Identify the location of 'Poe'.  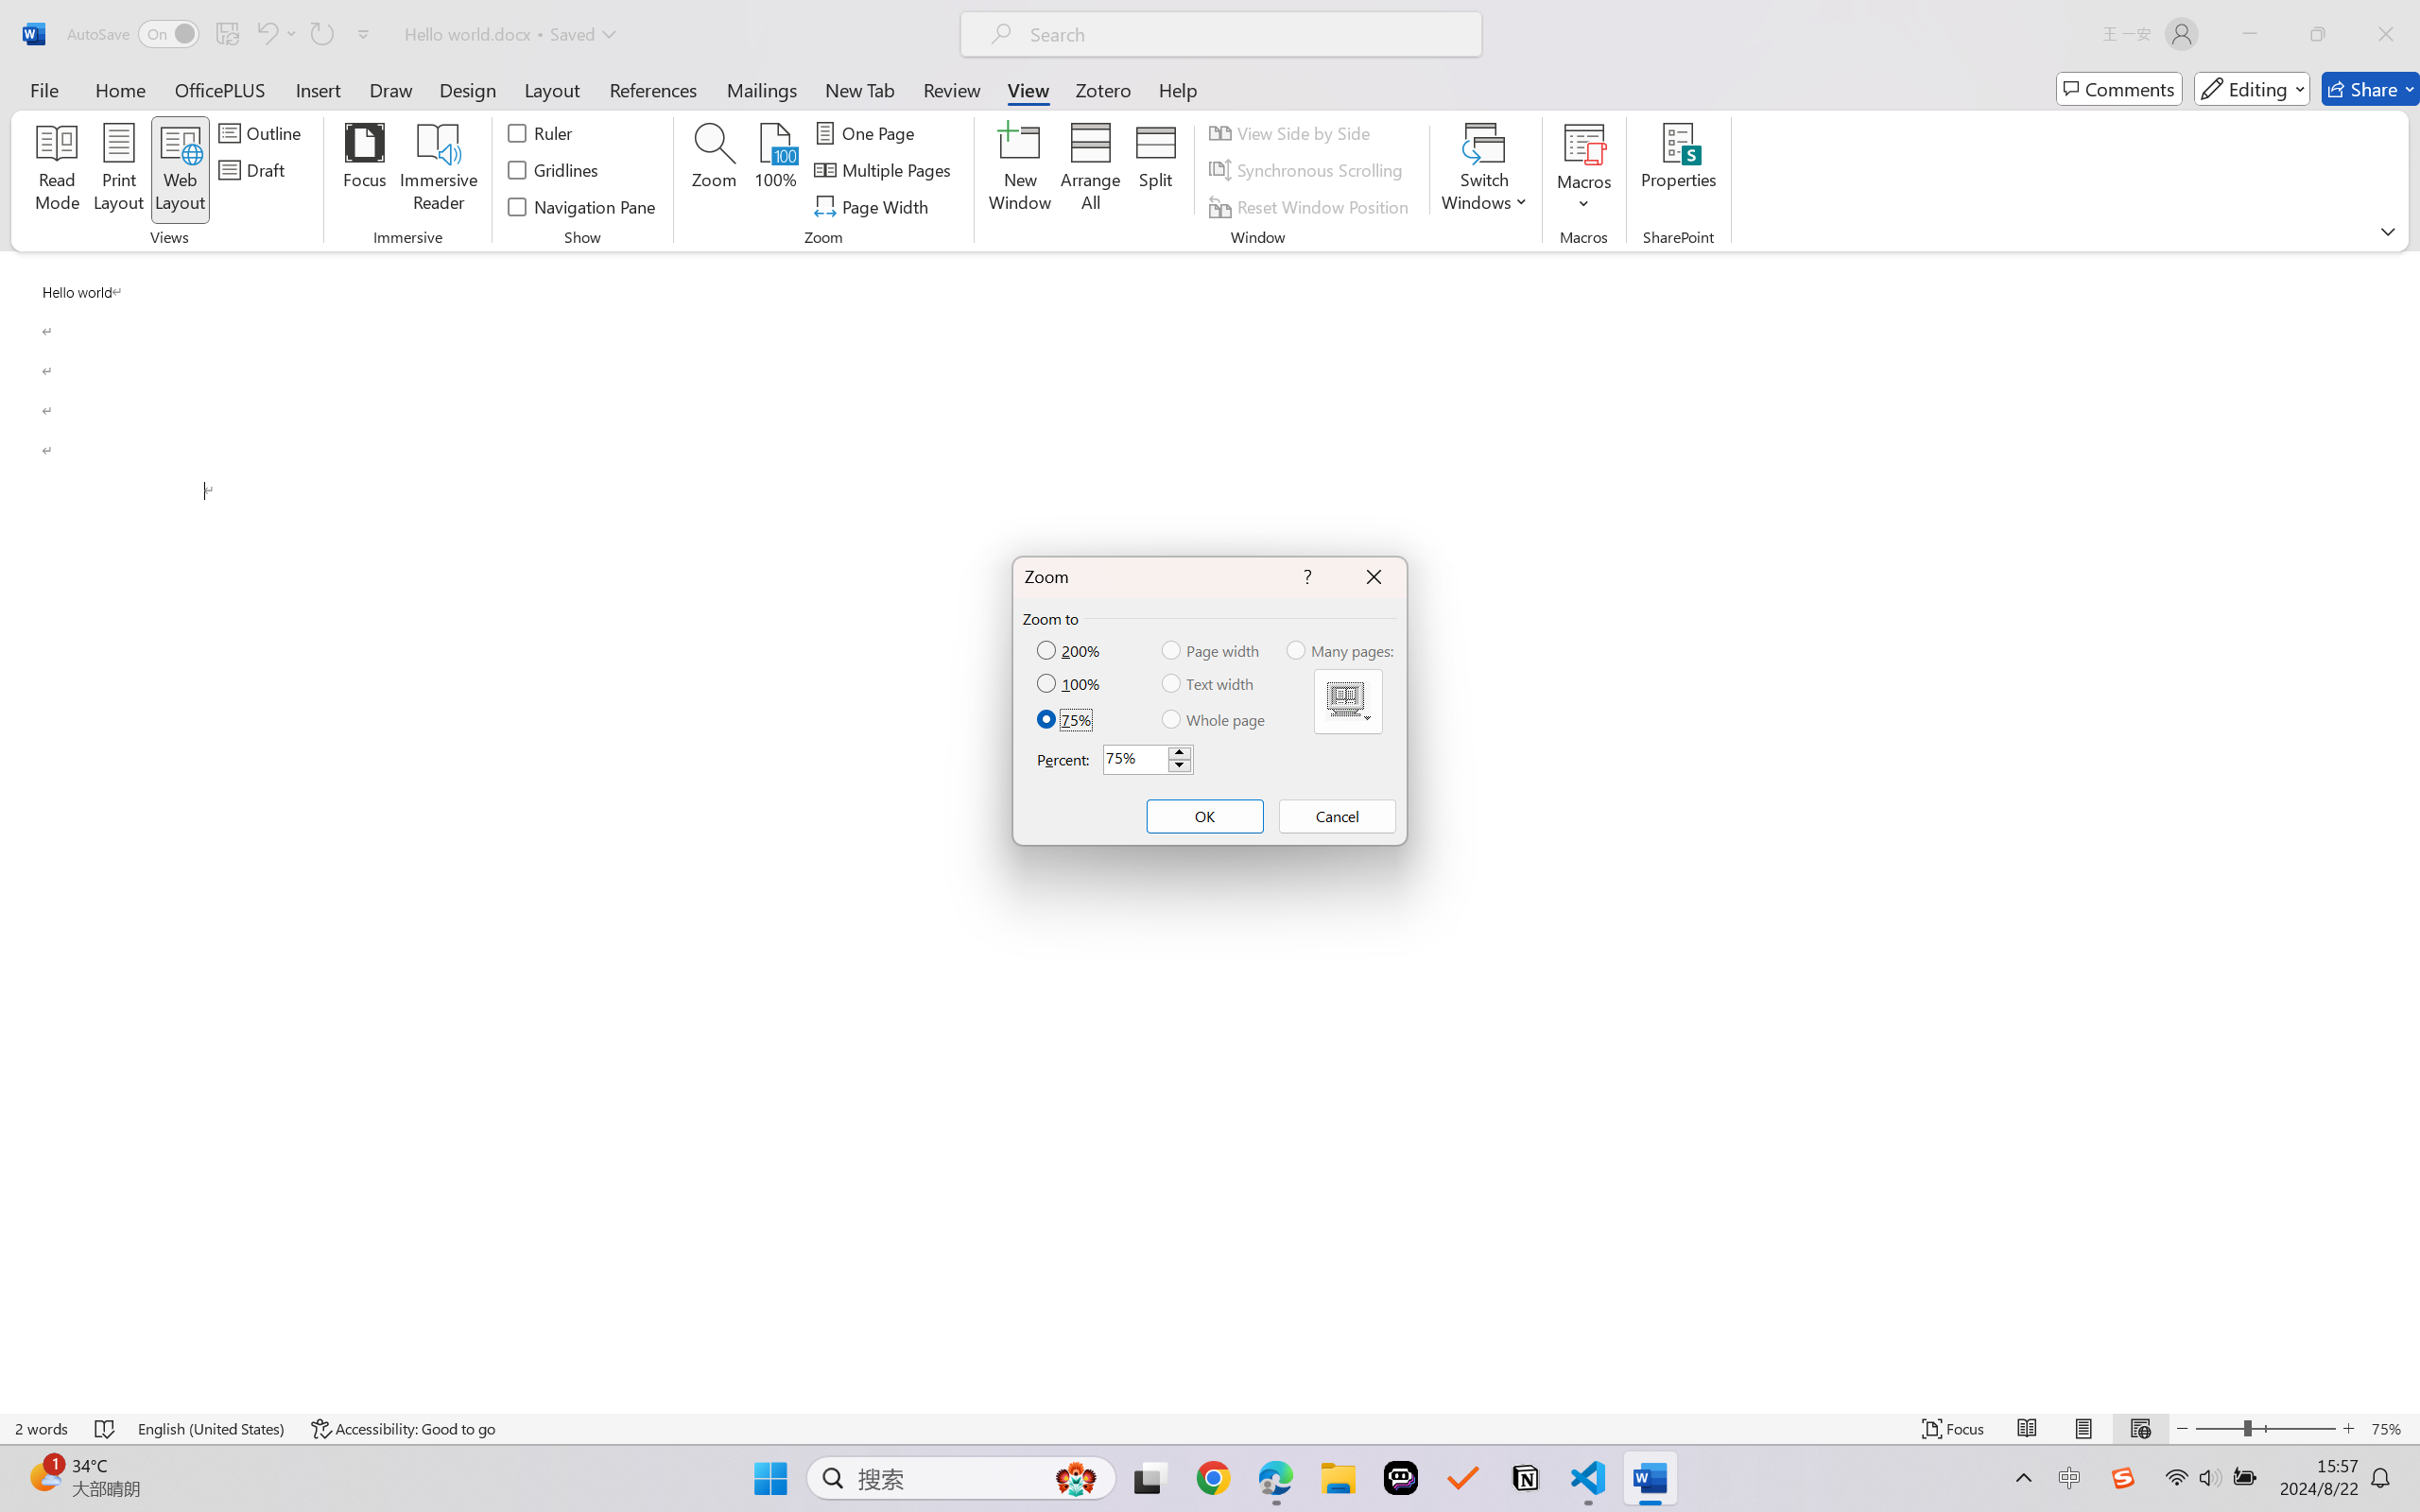
(1400, 1478).